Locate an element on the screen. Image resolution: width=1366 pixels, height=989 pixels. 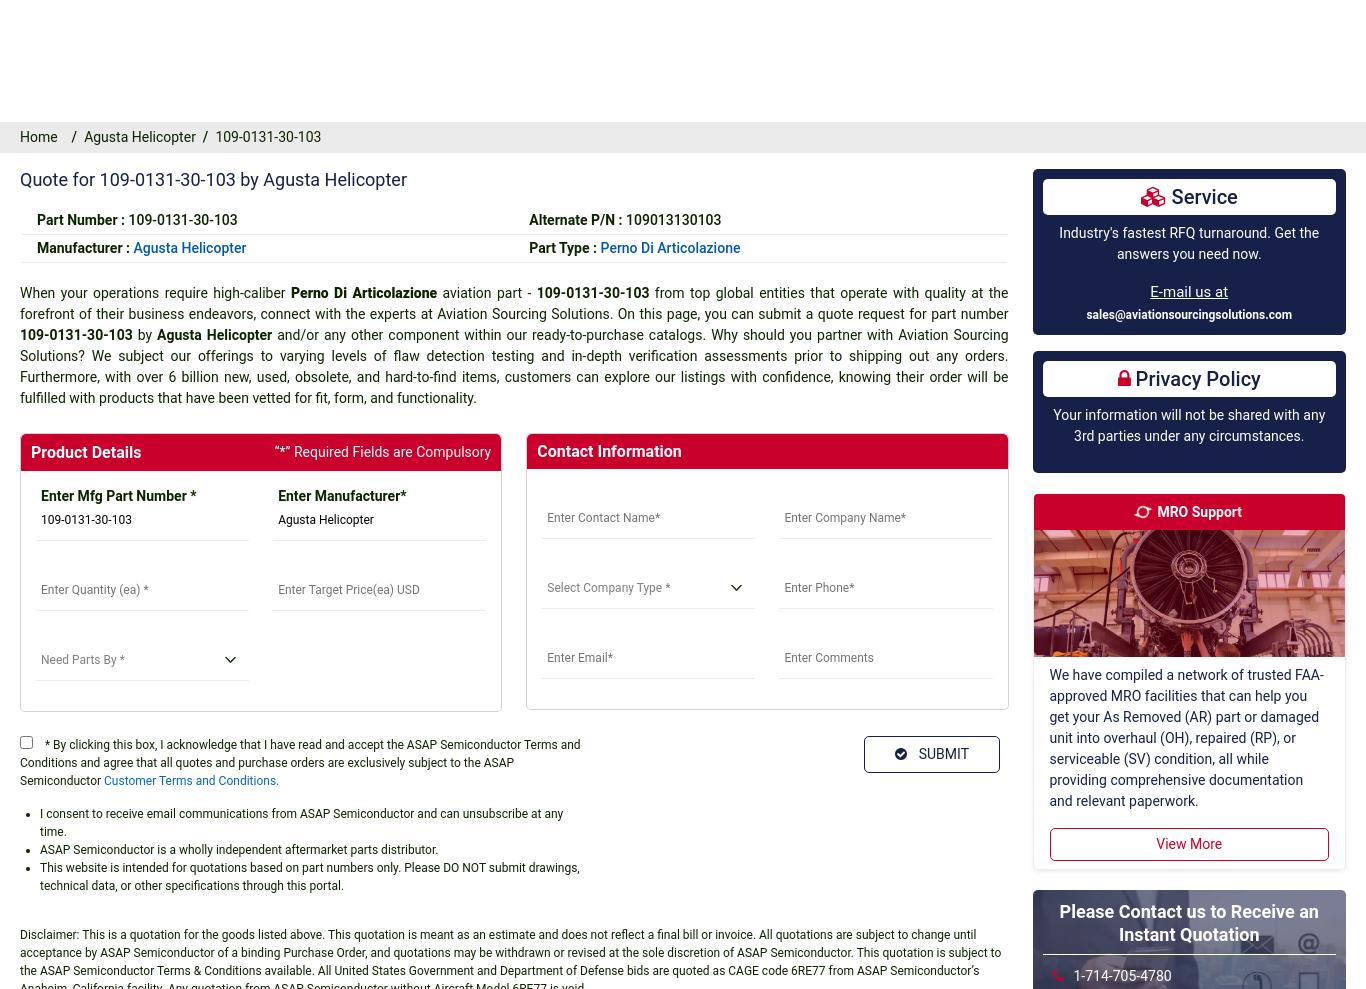
'All shipments must comply with U.S.A. export laws.' is located at coordinates (736, 795).